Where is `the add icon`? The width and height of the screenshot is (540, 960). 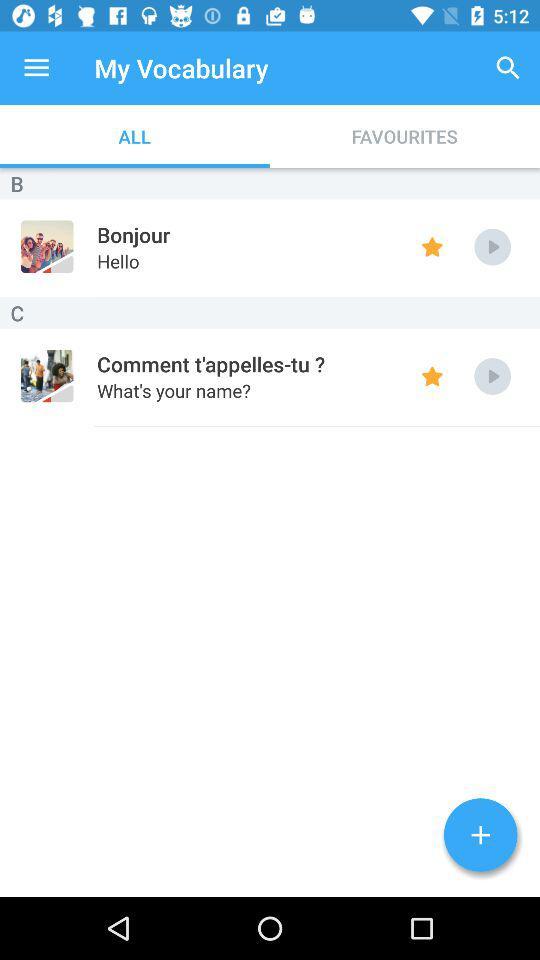 the add icon is located at coordinates (479, 835).